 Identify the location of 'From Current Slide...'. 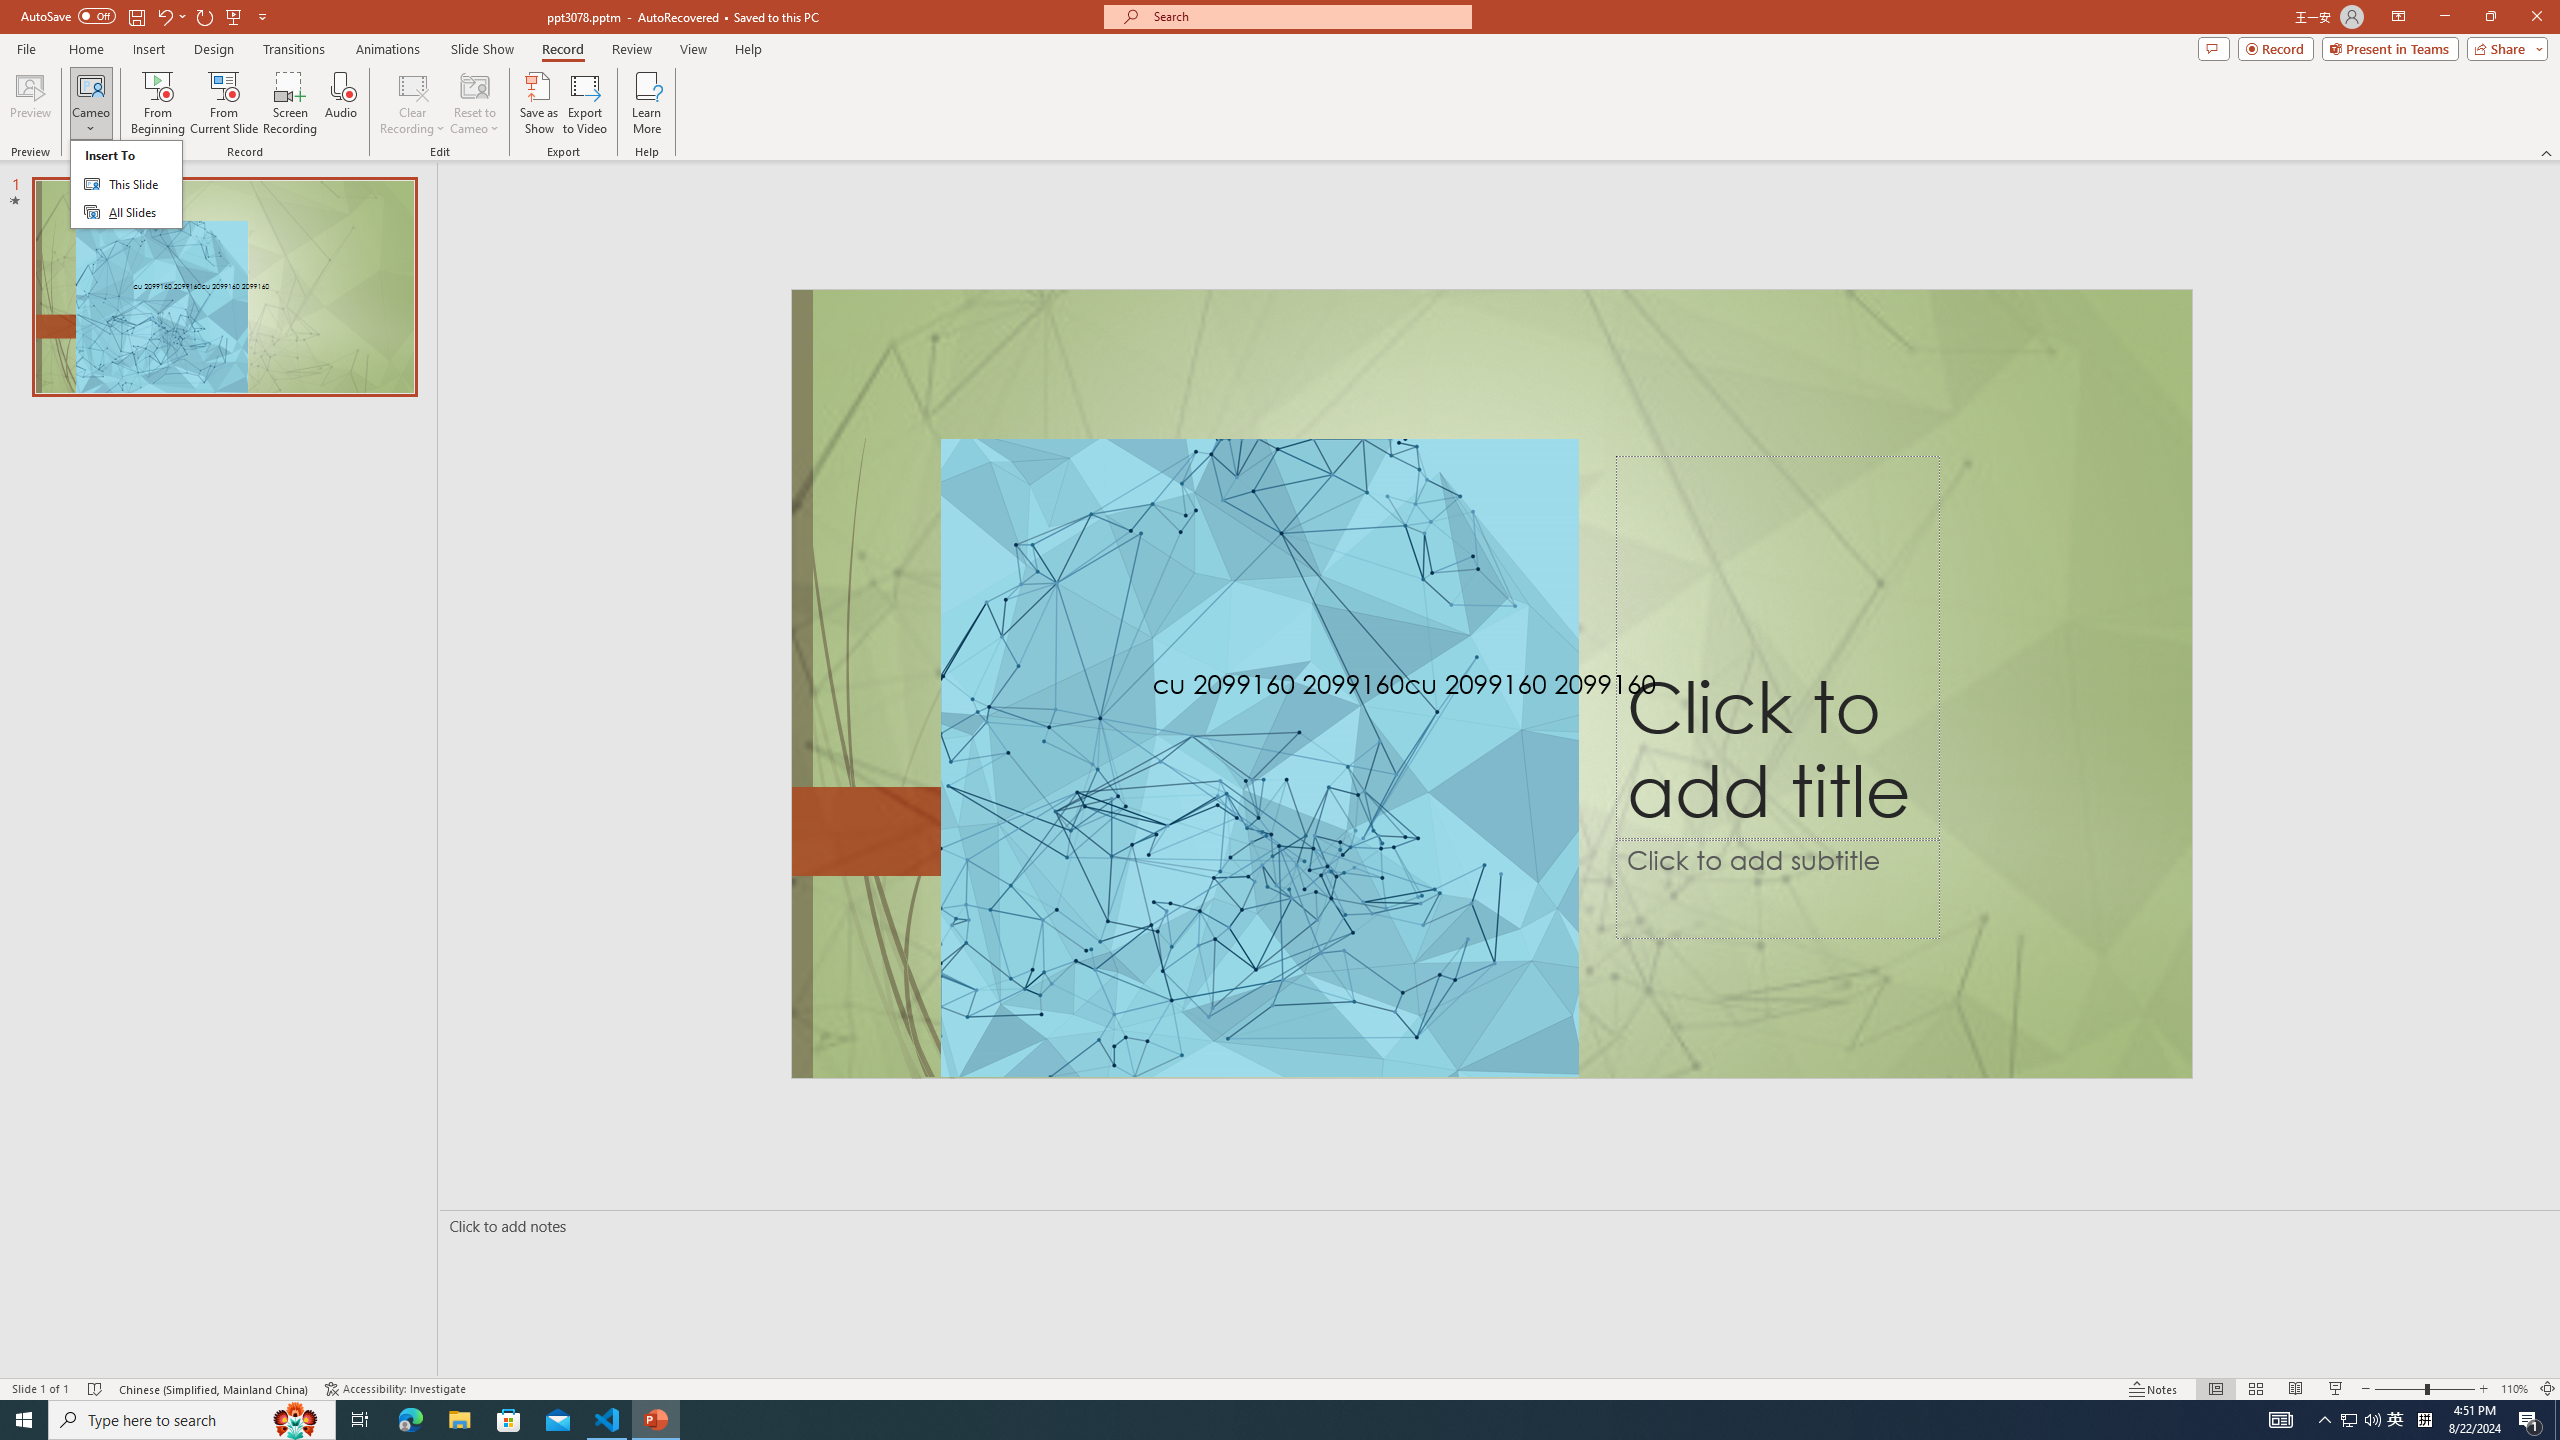
(224, 103).